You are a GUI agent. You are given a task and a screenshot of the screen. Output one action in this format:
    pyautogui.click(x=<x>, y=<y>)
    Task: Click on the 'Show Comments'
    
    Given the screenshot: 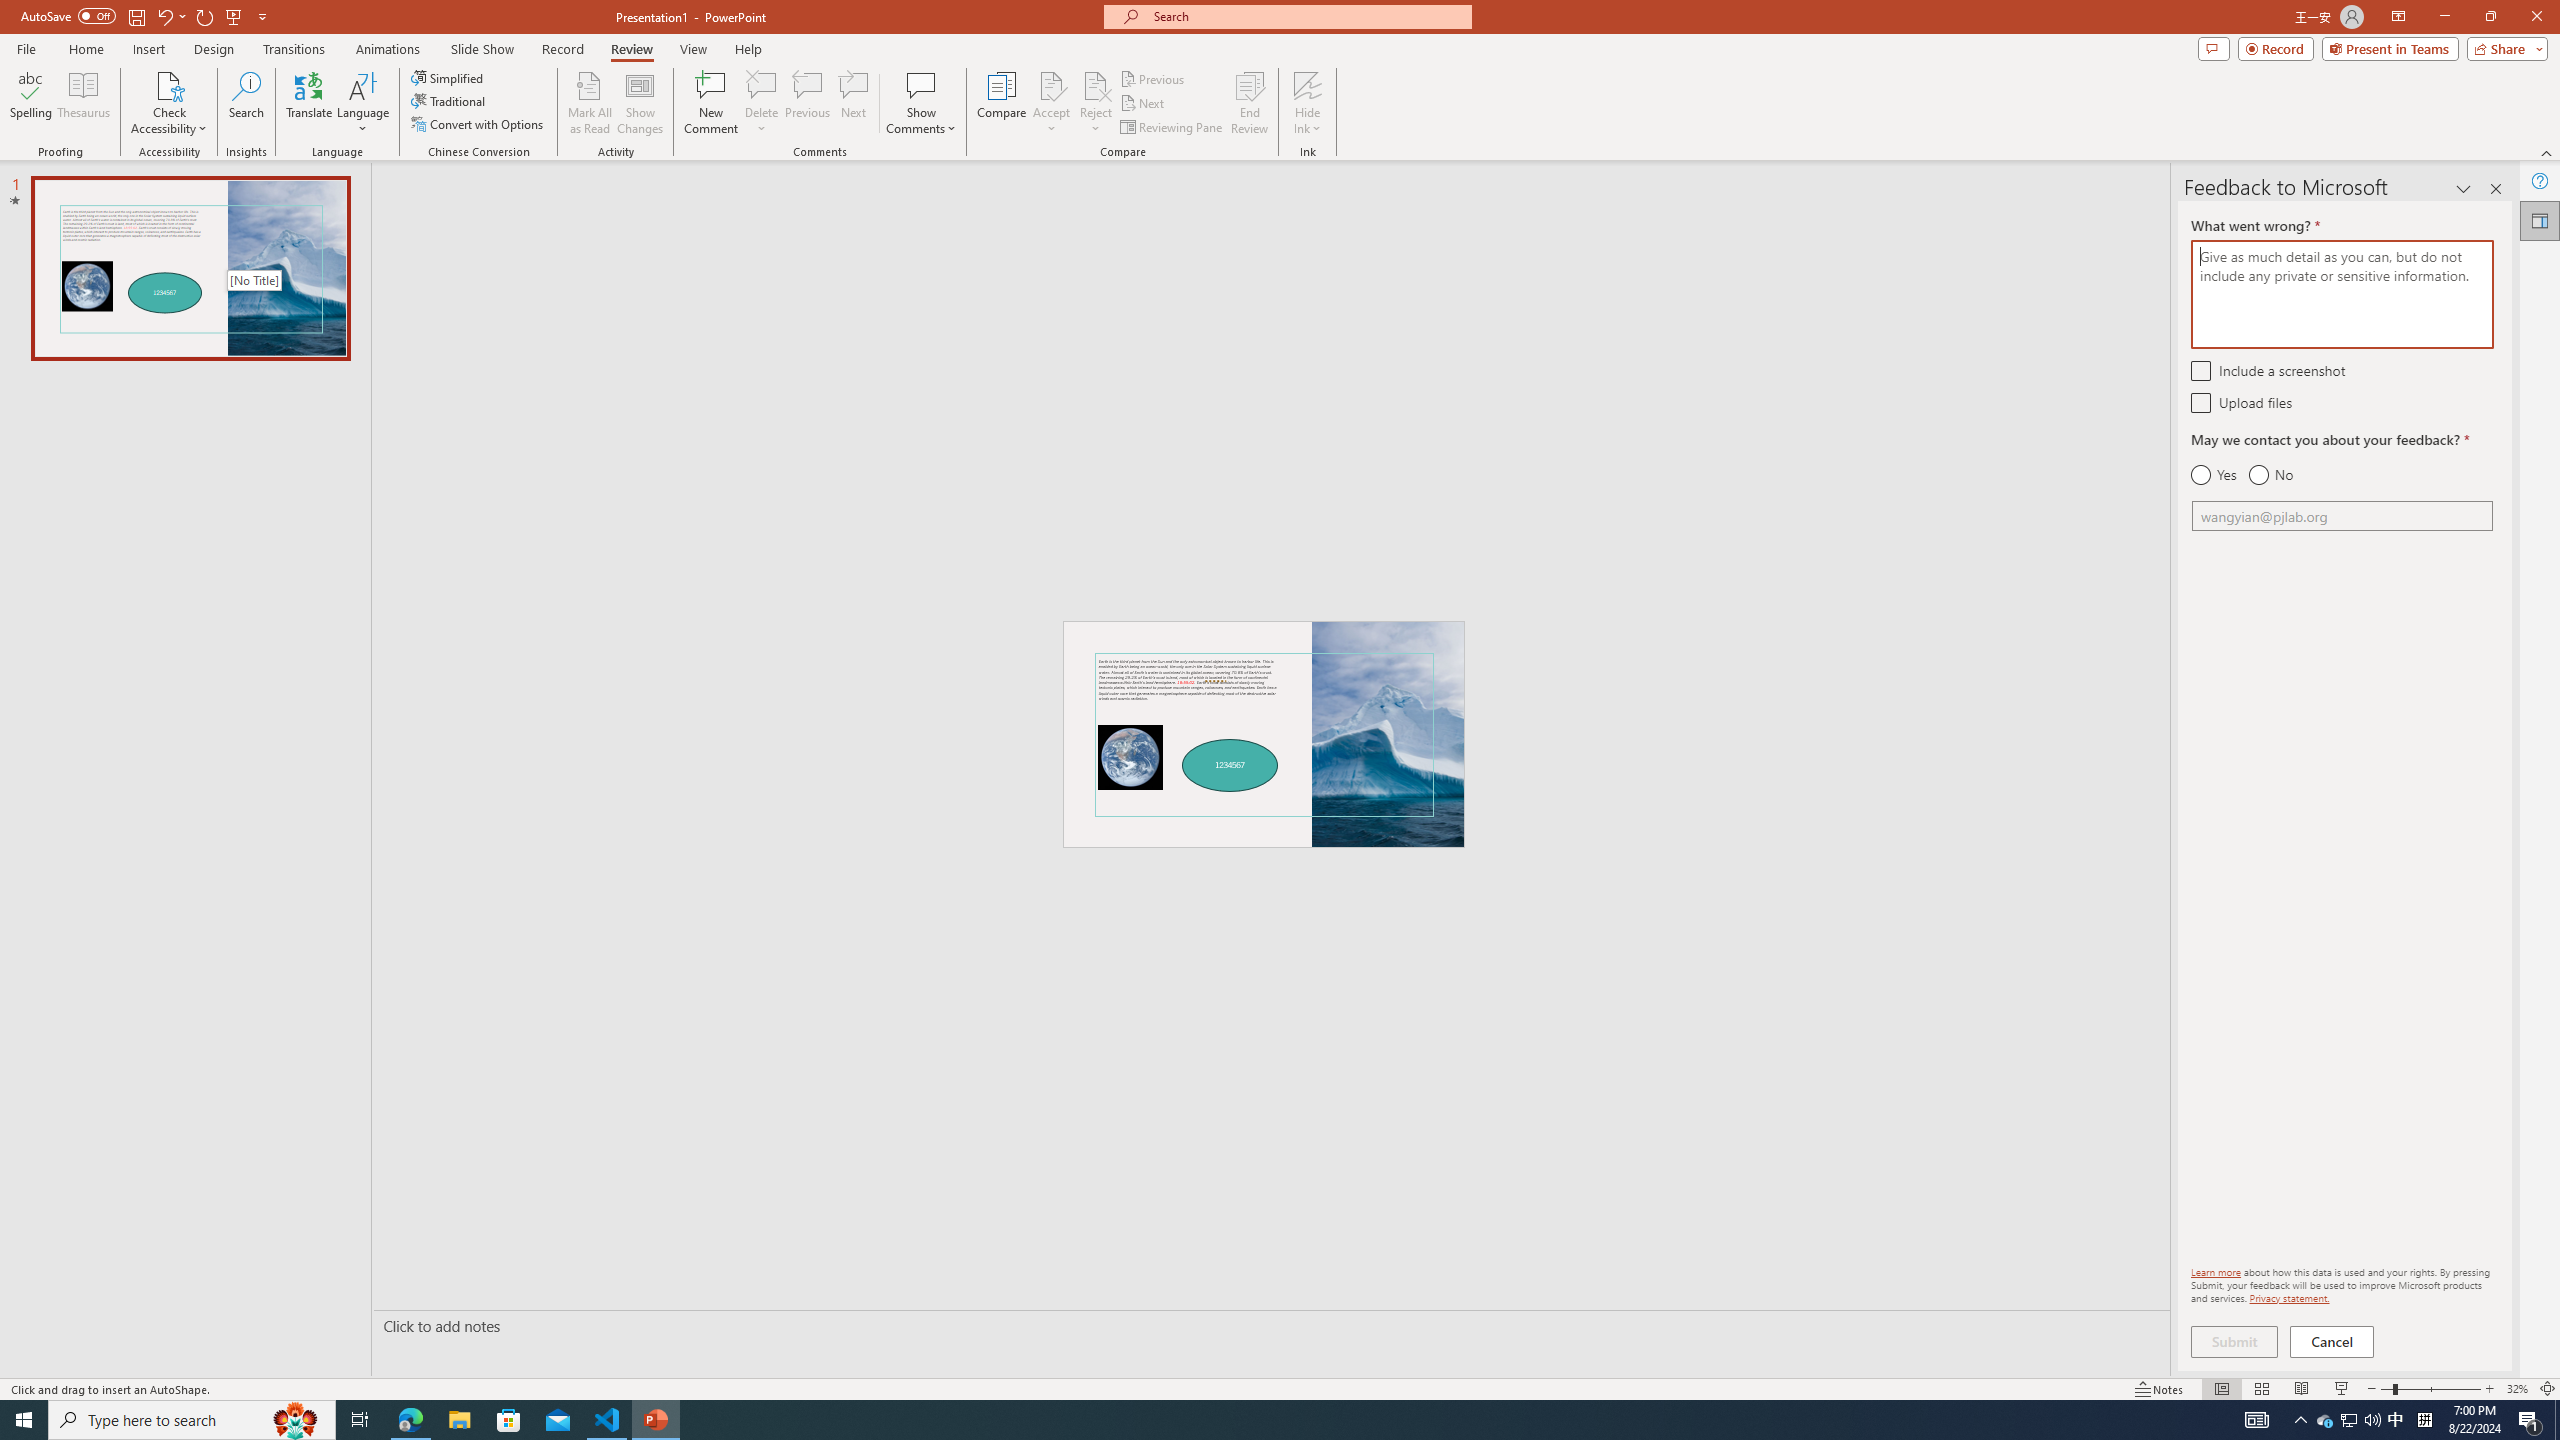 What is the action you would take?
    pyautogui.click(x=921, y=84)
    